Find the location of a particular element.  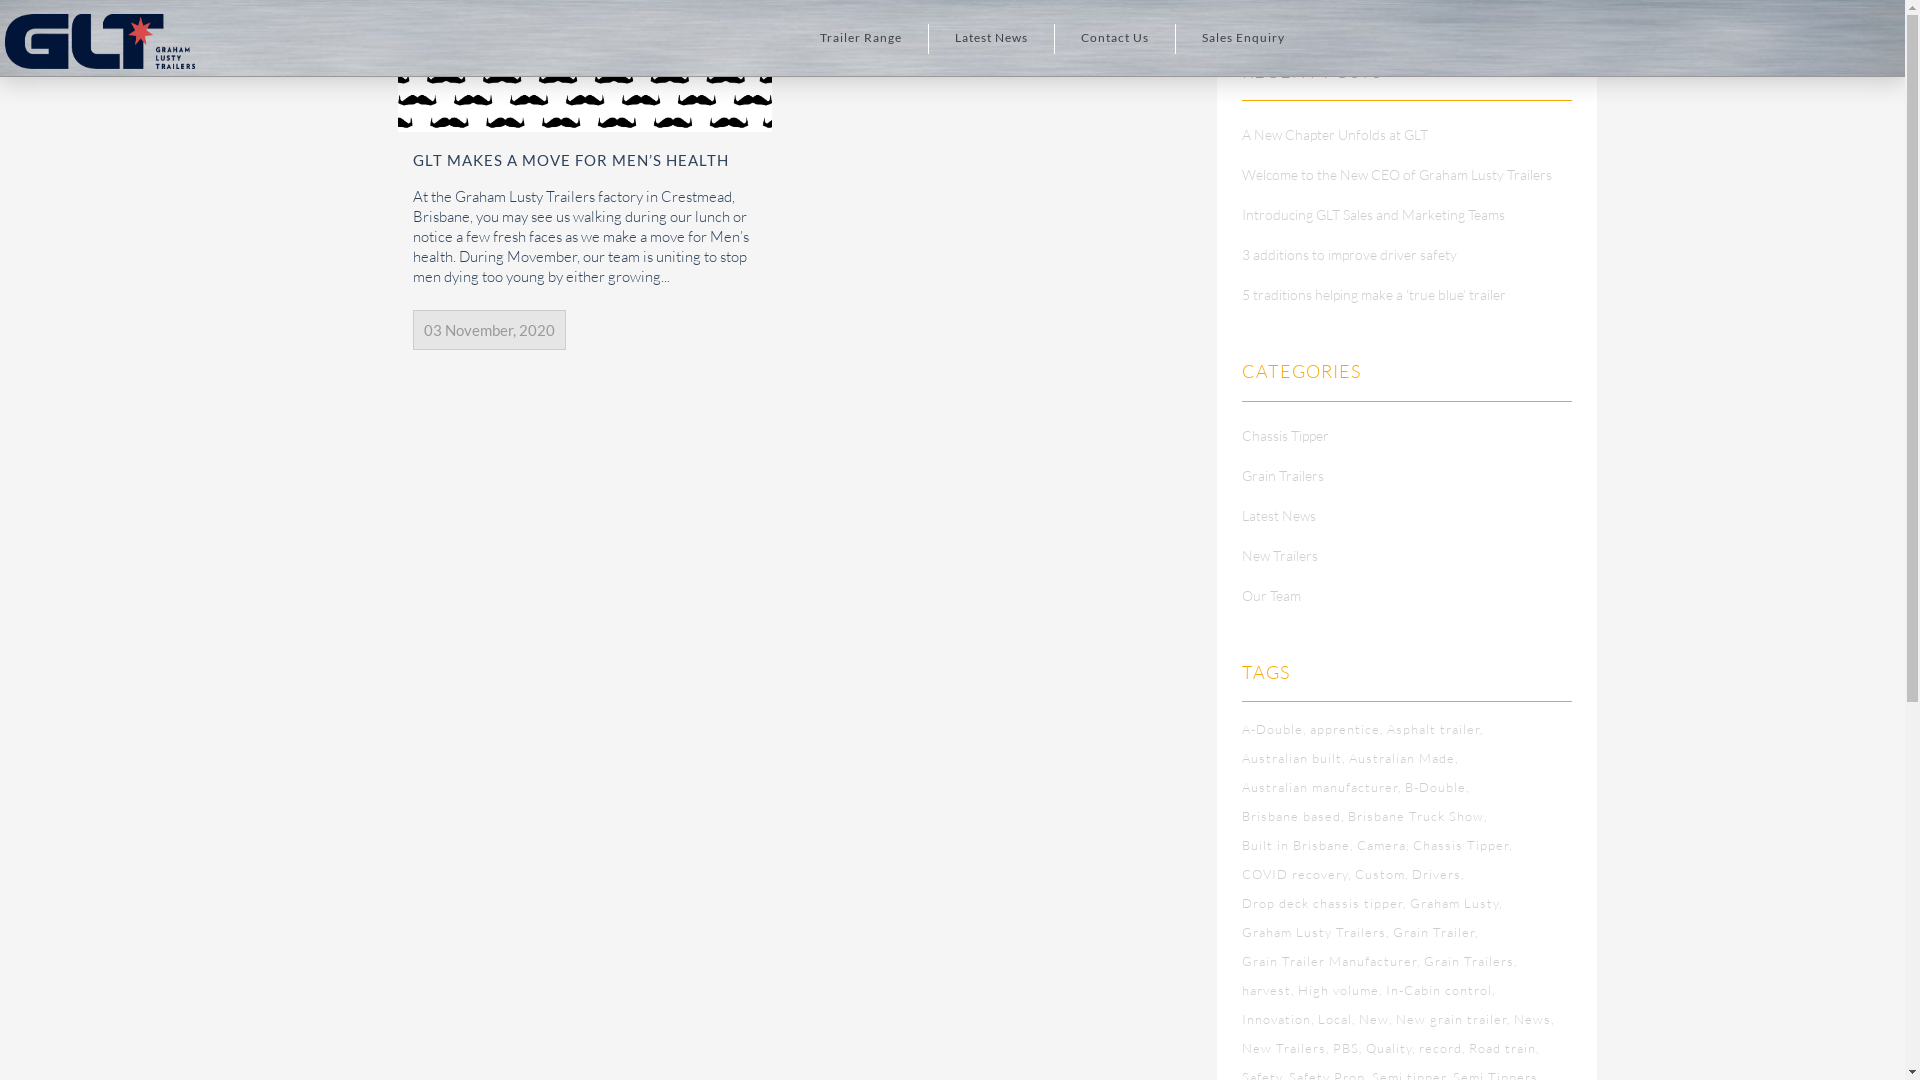

'Custom' is located at coordinates (1381, 873).